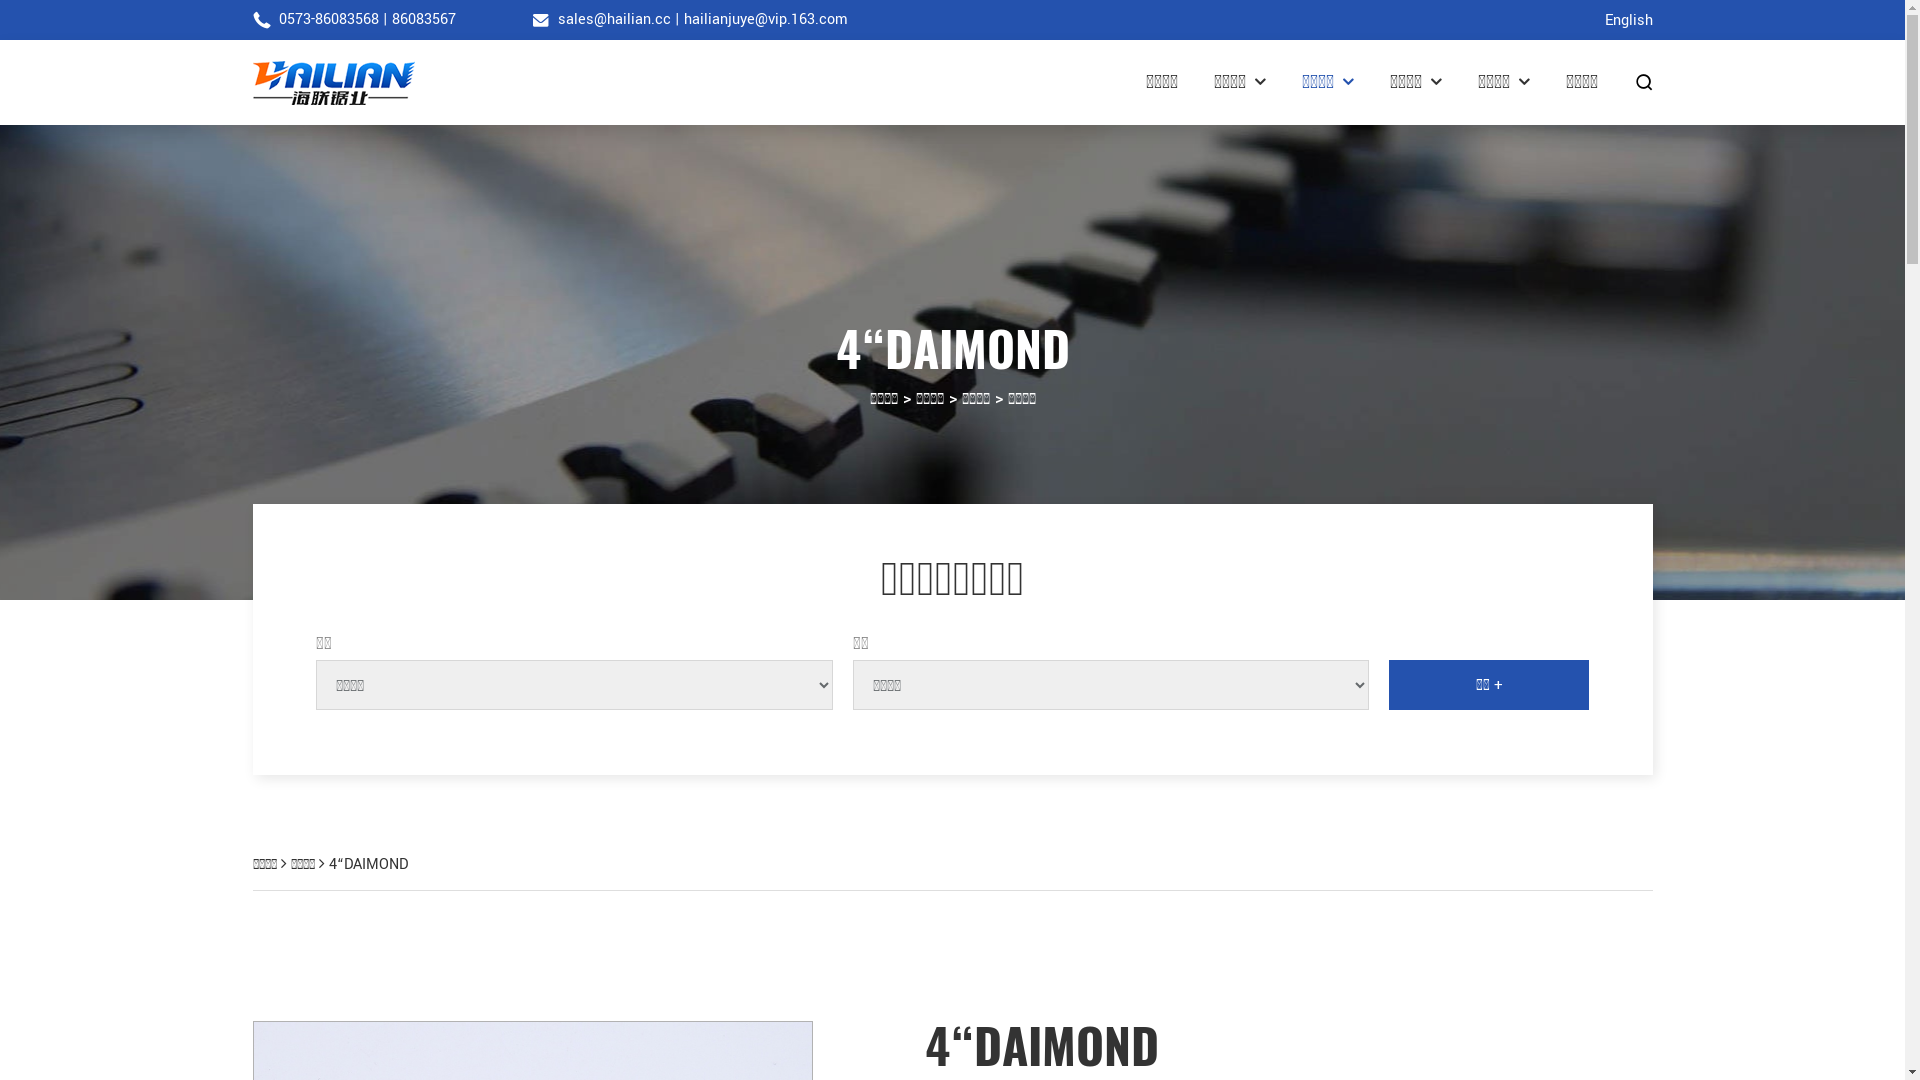  What do you see at coordinates (1627, 20) in the screenshot?
I see `'English'` at bounding box center [1627, 20].